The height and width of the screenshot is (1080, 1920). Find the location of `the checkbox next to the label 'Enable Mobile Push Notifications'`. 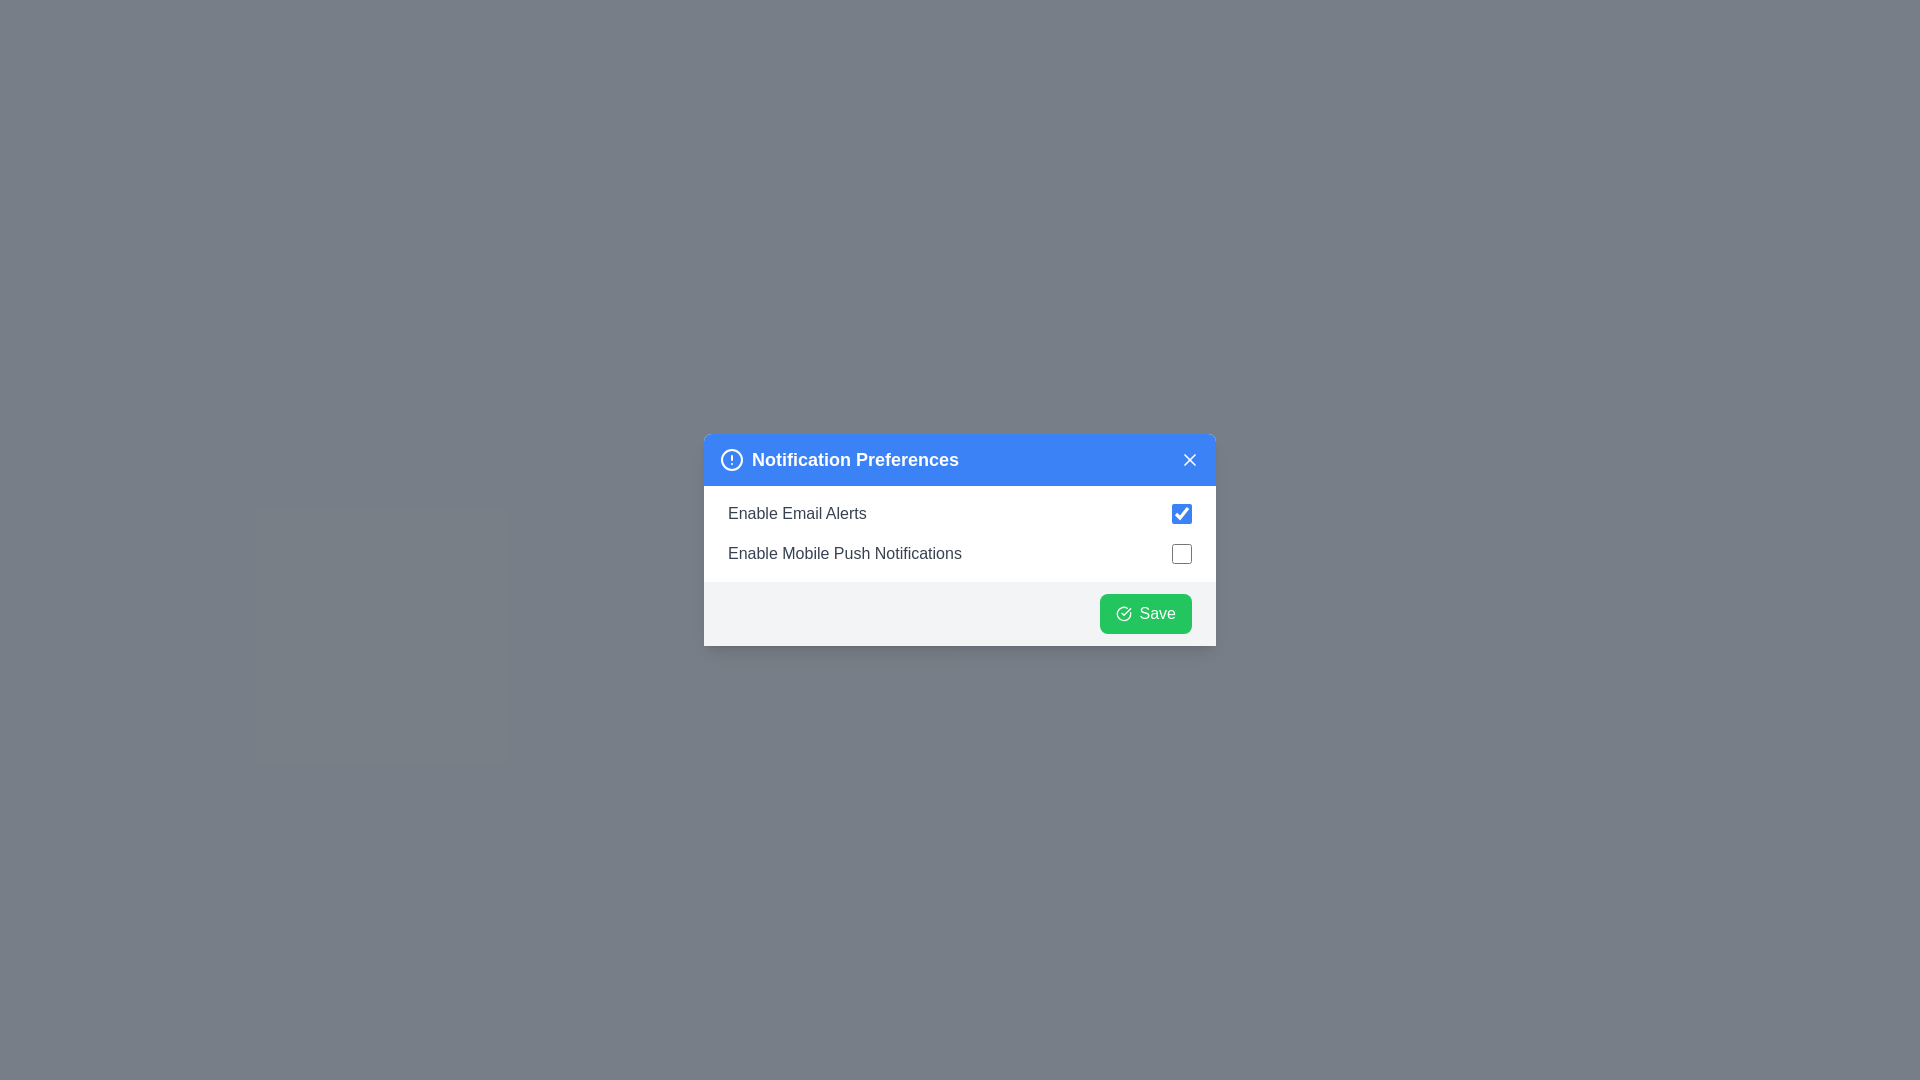

the checkbox next to the label 'Enable Mobile Push Notifications' is located at coordinates (960, 554).